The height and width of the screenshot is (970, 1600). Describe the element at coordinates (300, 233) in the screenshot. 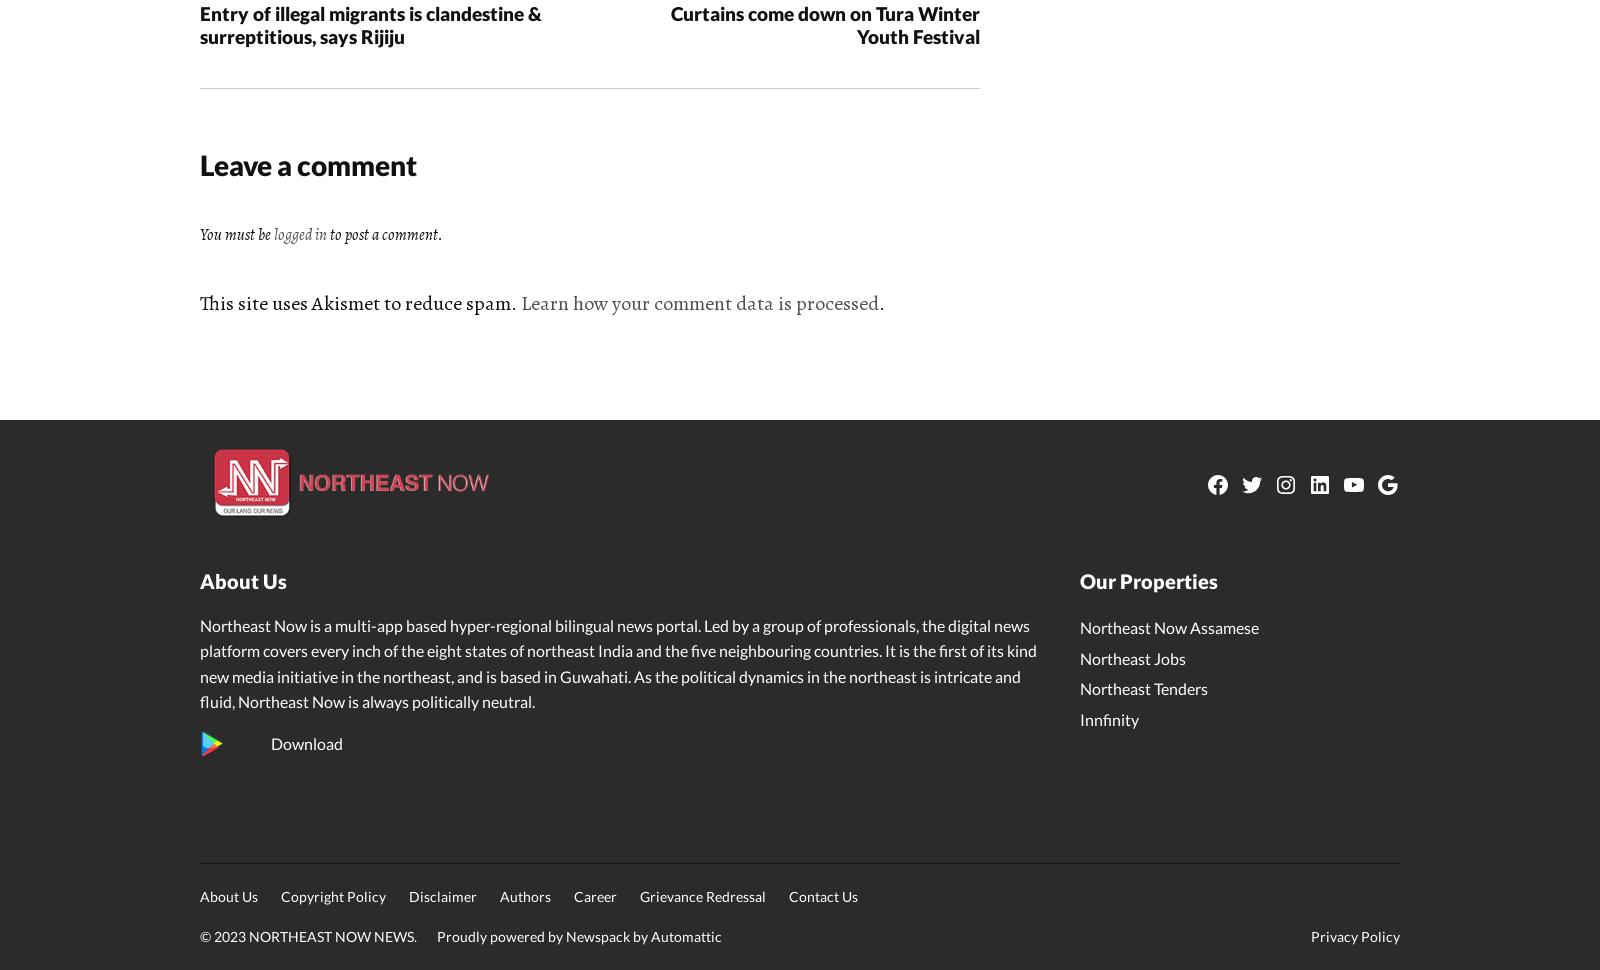

I see `'logged in'` at that location.